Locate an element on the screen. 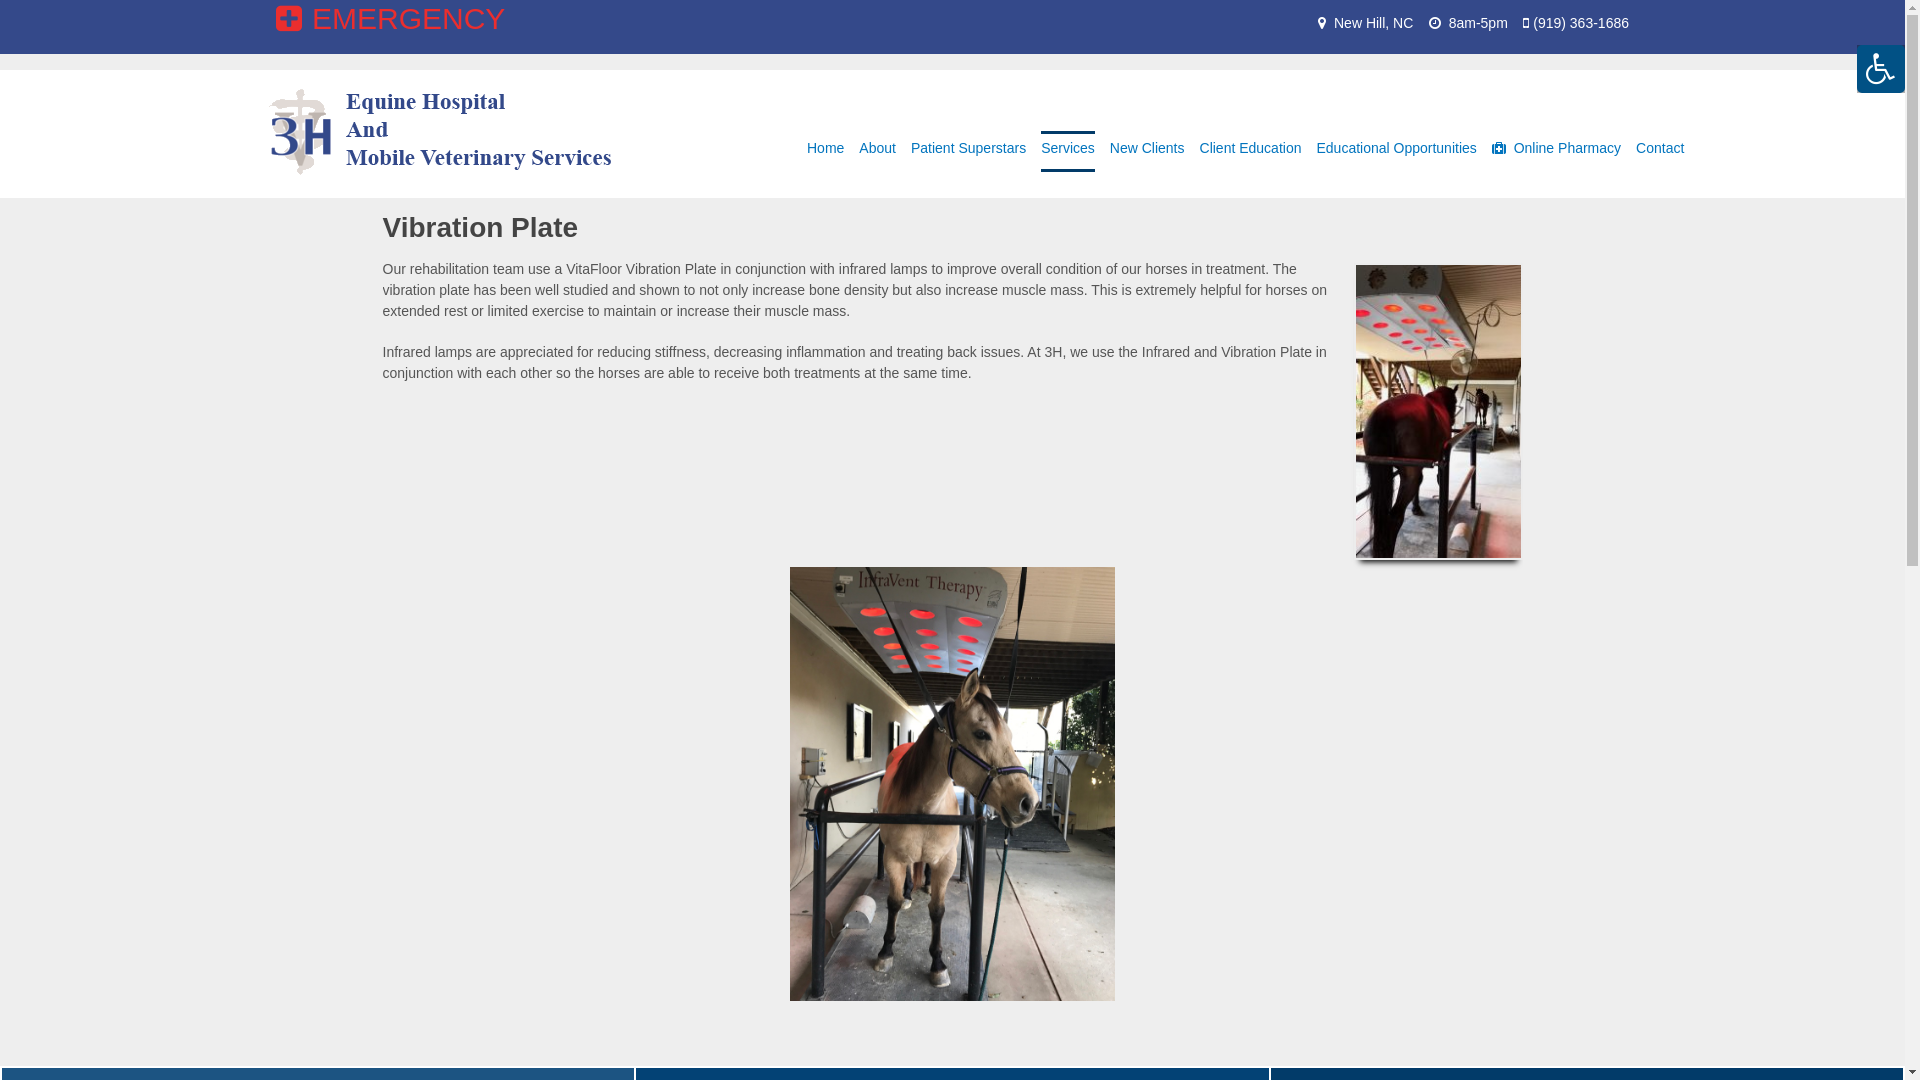  'Contact' is located at coordinates (1660, 155).